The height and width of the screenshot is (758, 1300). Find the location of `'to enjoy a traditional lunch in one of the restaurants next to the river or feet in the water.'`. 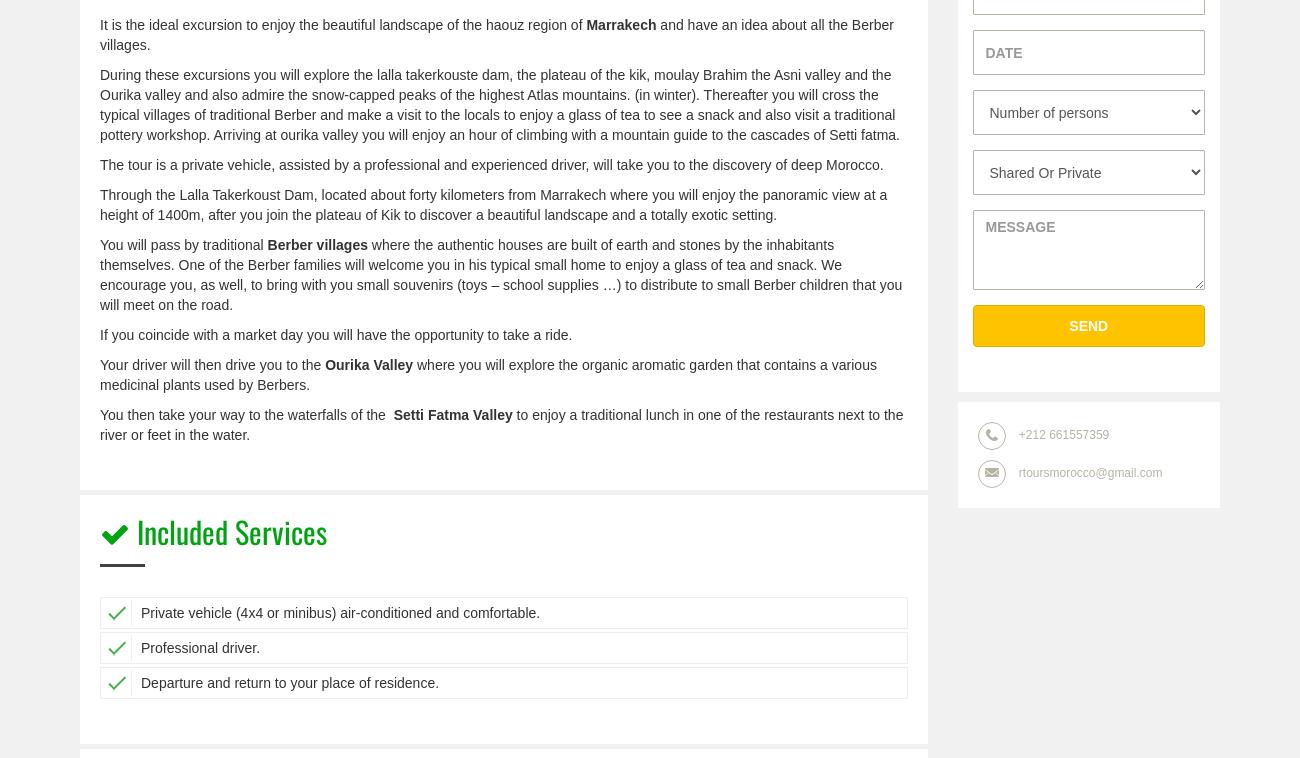

'to enjoy a traditional lunch in one of the restaurants next to the river or feet in the water.' is located at coordinates (501, 423).